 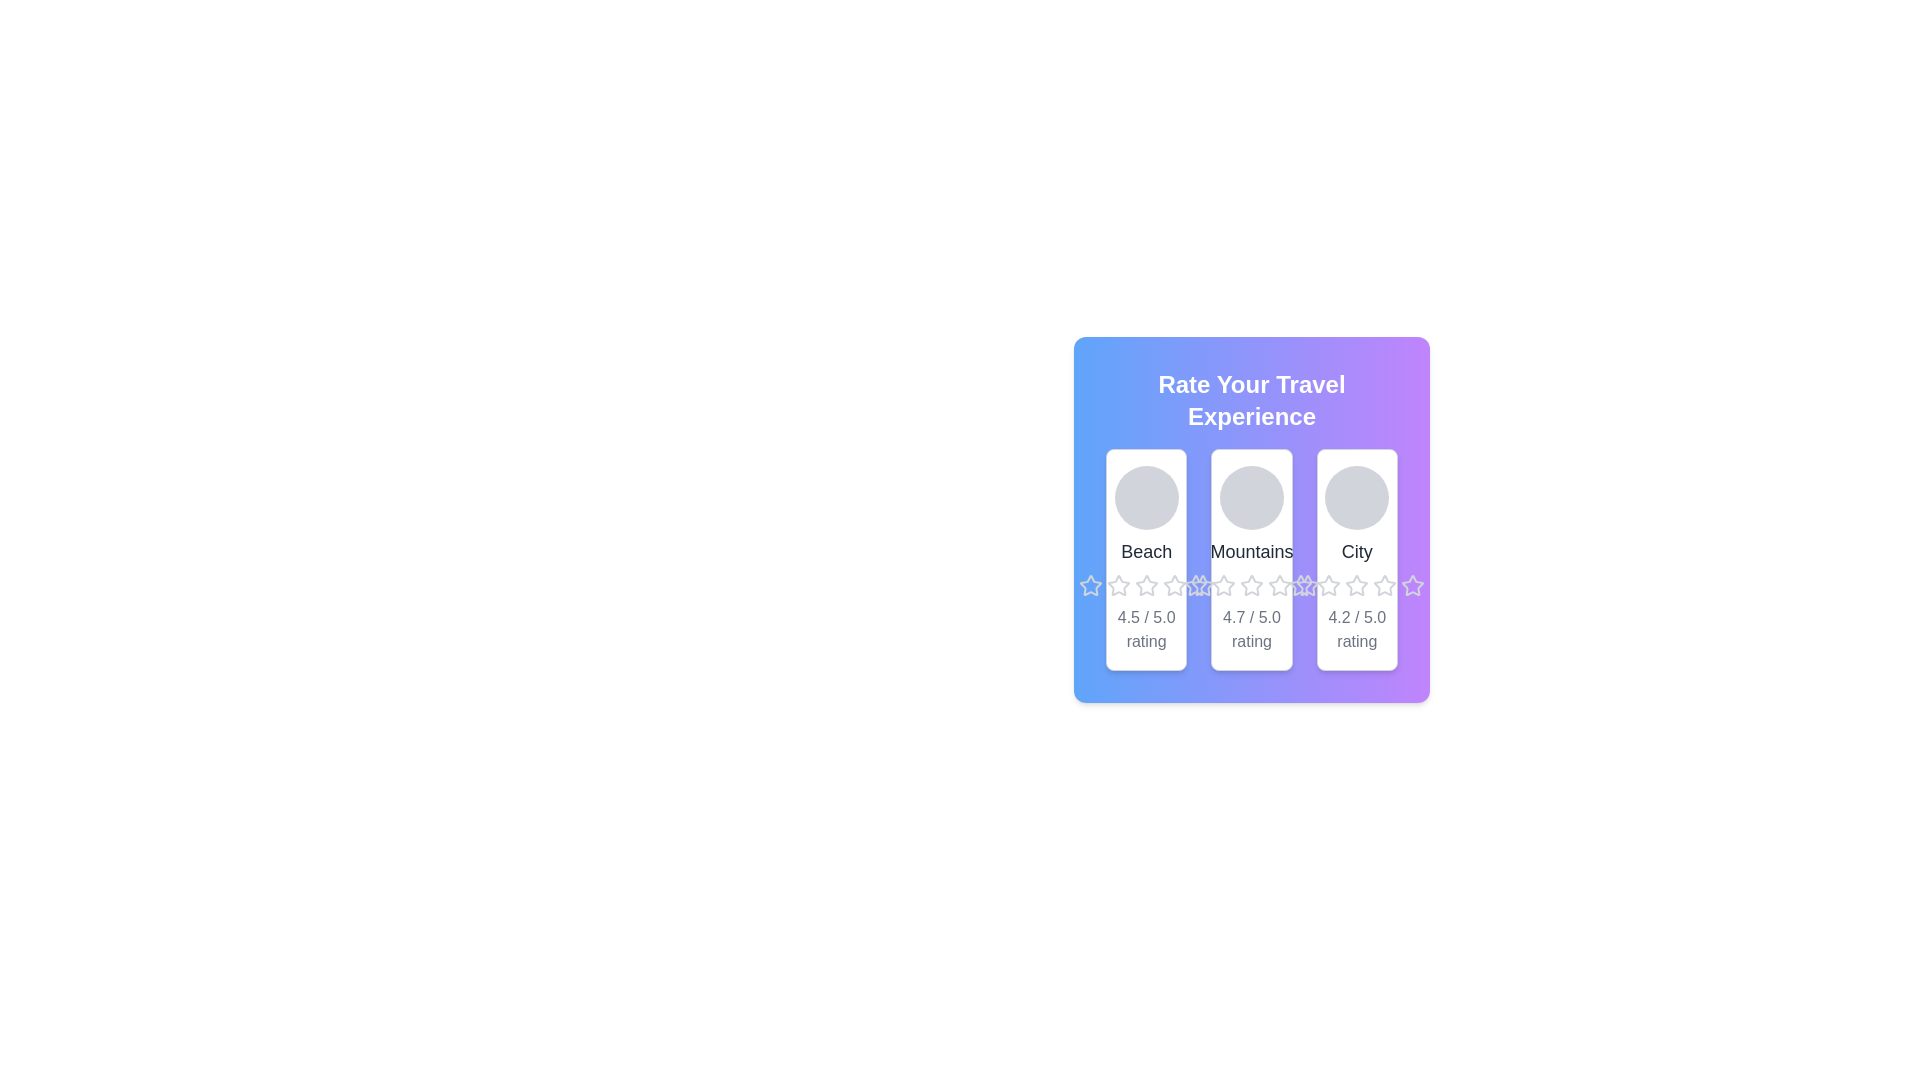 What do you see at coordinates (1357, 559) in the screenshot?
I see `the stars on the City rating card, which is the third card in the grid layout positioned in the top right, to provide a rating` at bounding box center [1357, 559].